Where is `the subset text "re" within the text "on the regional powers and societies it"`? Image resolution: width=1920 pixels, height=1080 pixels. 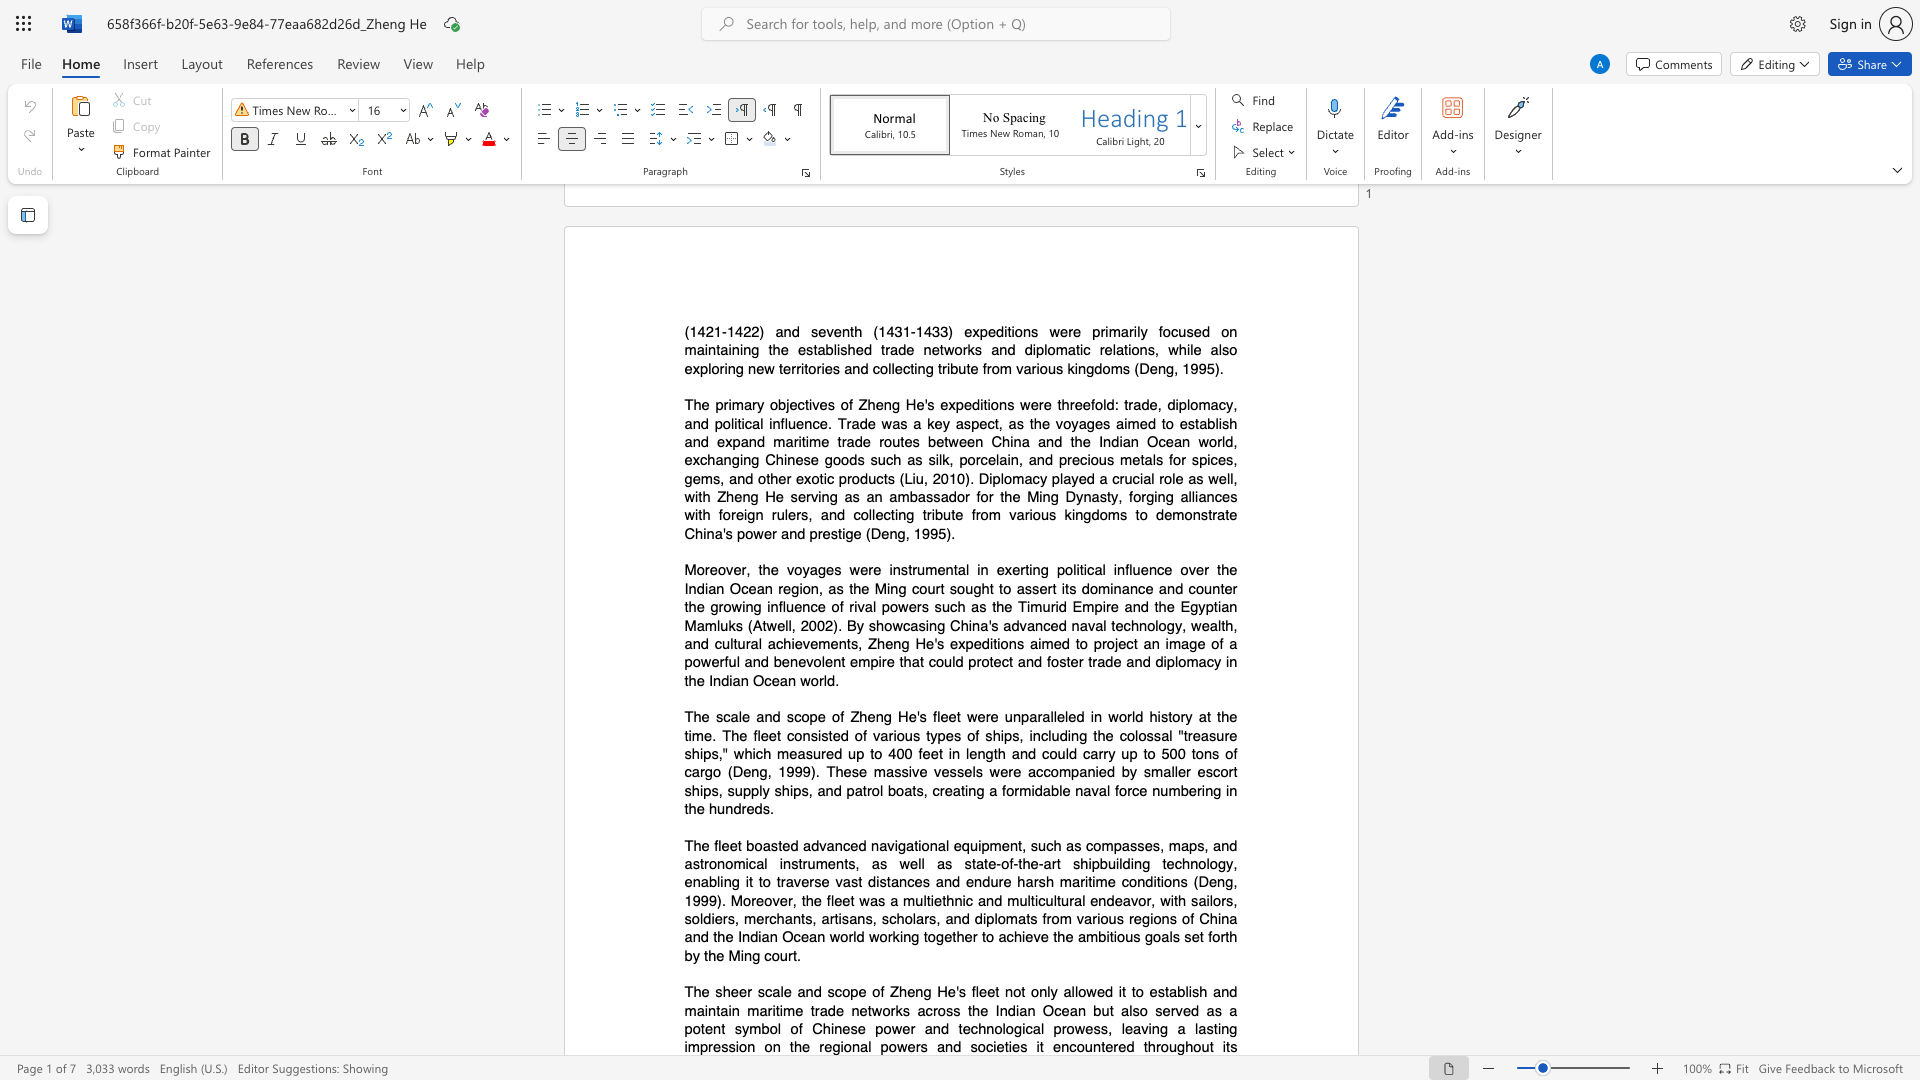 the subset text "re" within the text "on the regional powers and societies it" is located at coordinates (819, 1046).